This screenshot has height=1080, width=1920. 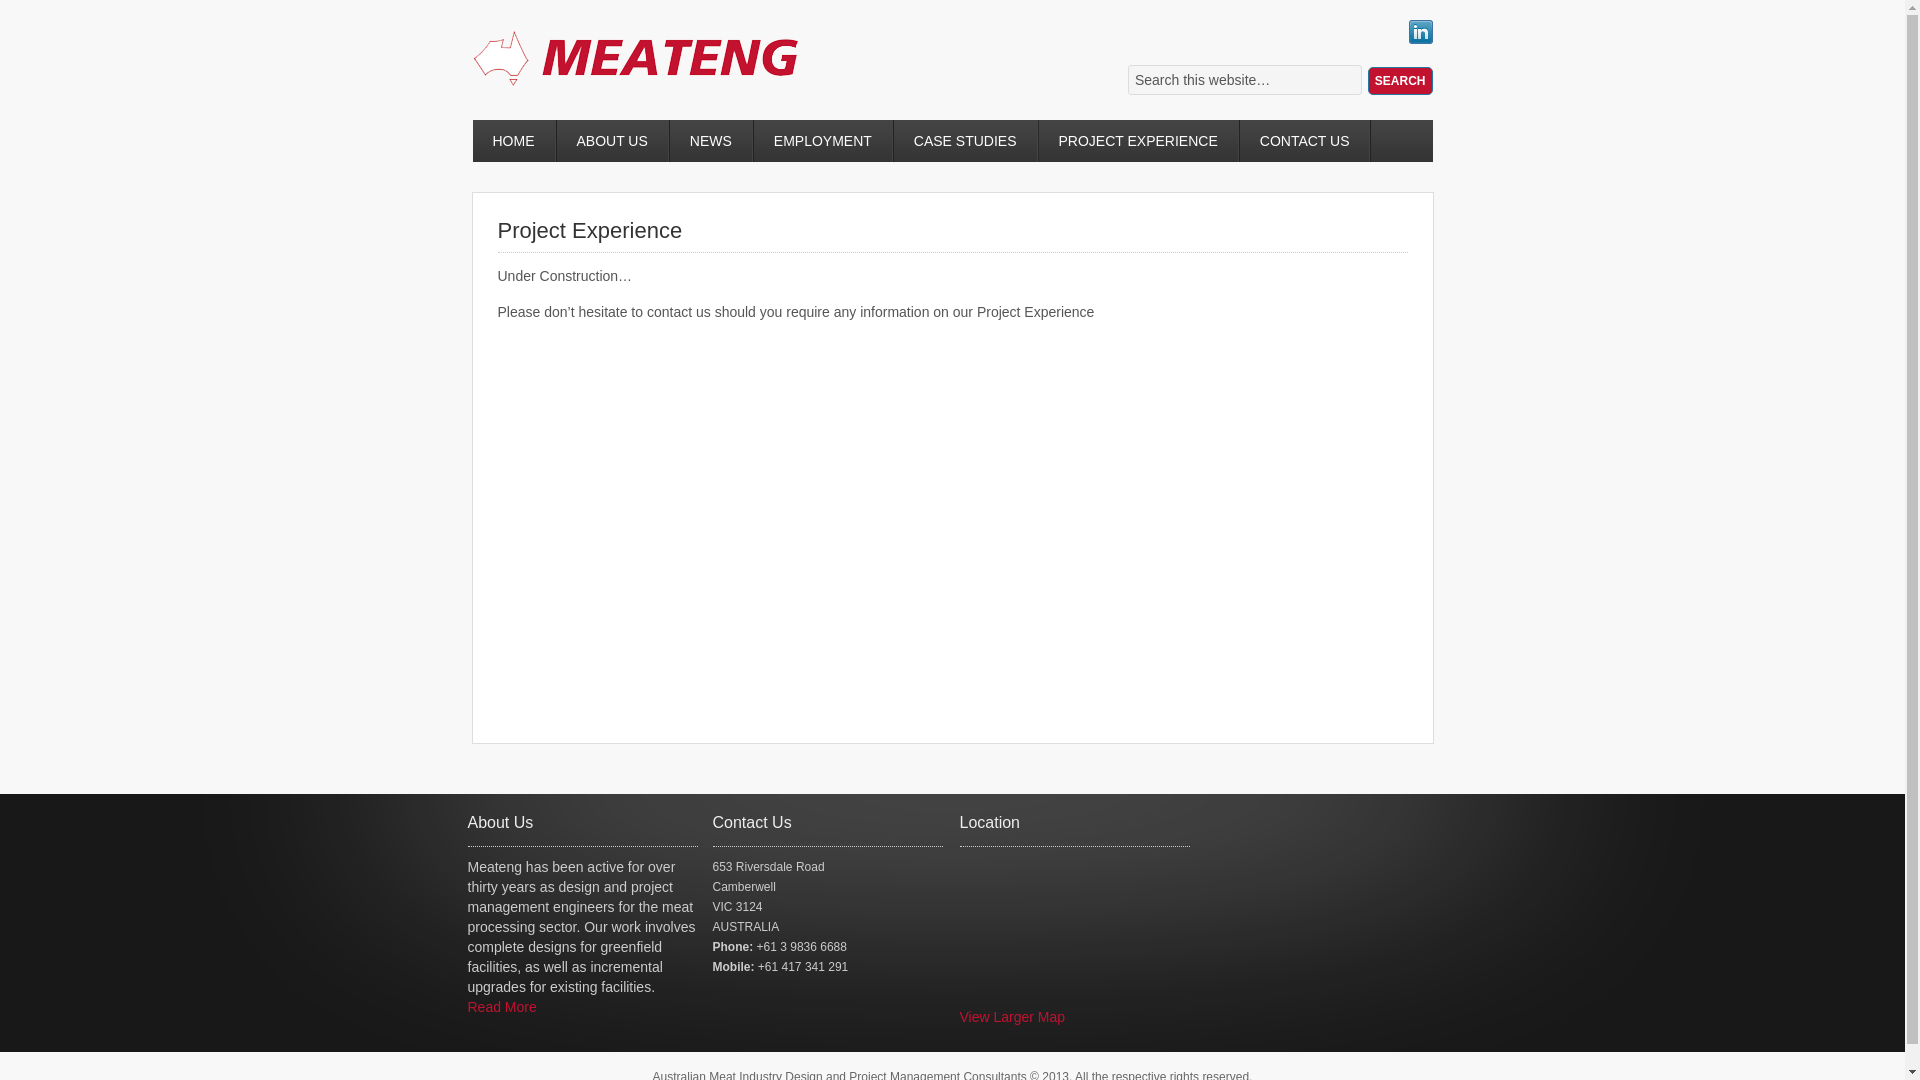 What do you see at coordinates (502, 1006) in the screenshot?
I see `'Read More'` at bounding box center [502, 1006].